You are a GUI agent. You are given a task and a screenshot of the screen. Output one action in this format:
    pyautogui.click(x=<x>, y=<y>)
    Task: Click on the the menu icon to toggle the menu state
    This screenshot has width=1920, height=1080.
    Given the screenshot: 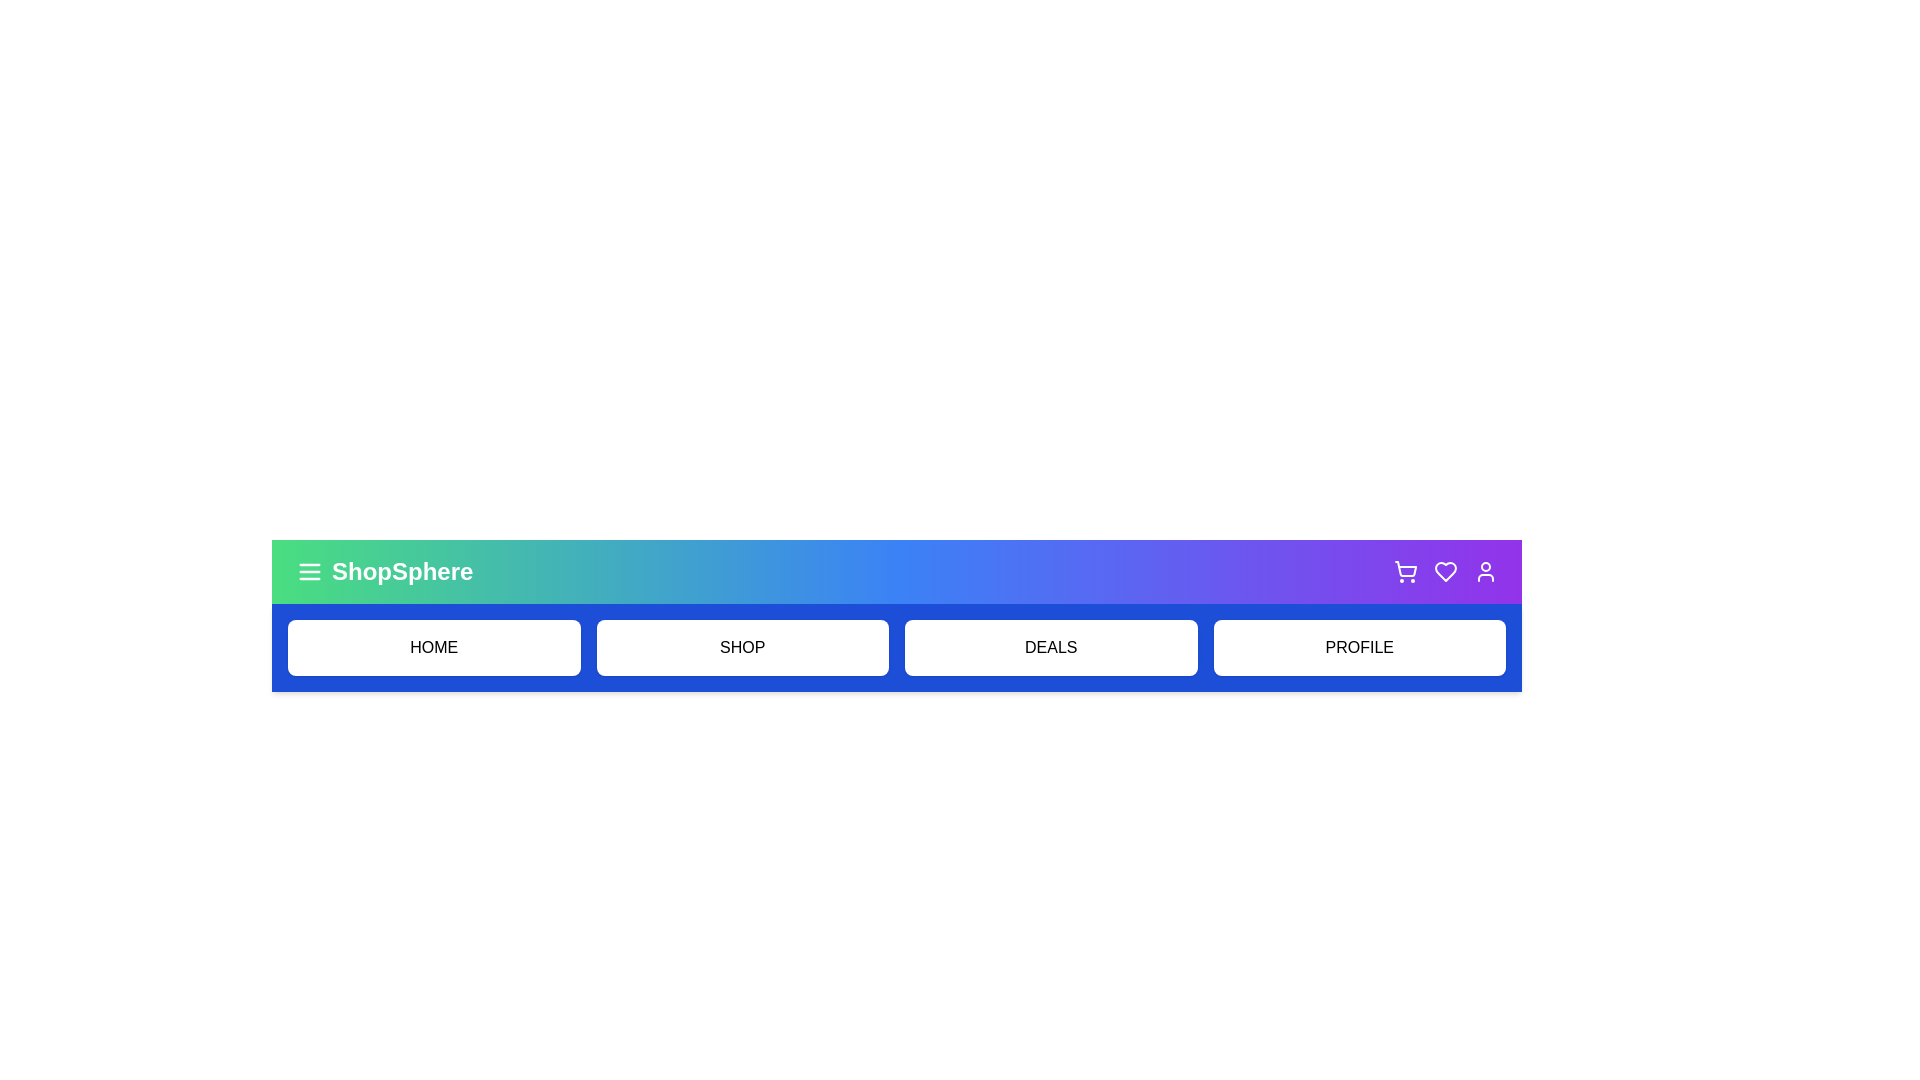 What is the action you would take?
    pyautogui.click(x=309, y=571)
    